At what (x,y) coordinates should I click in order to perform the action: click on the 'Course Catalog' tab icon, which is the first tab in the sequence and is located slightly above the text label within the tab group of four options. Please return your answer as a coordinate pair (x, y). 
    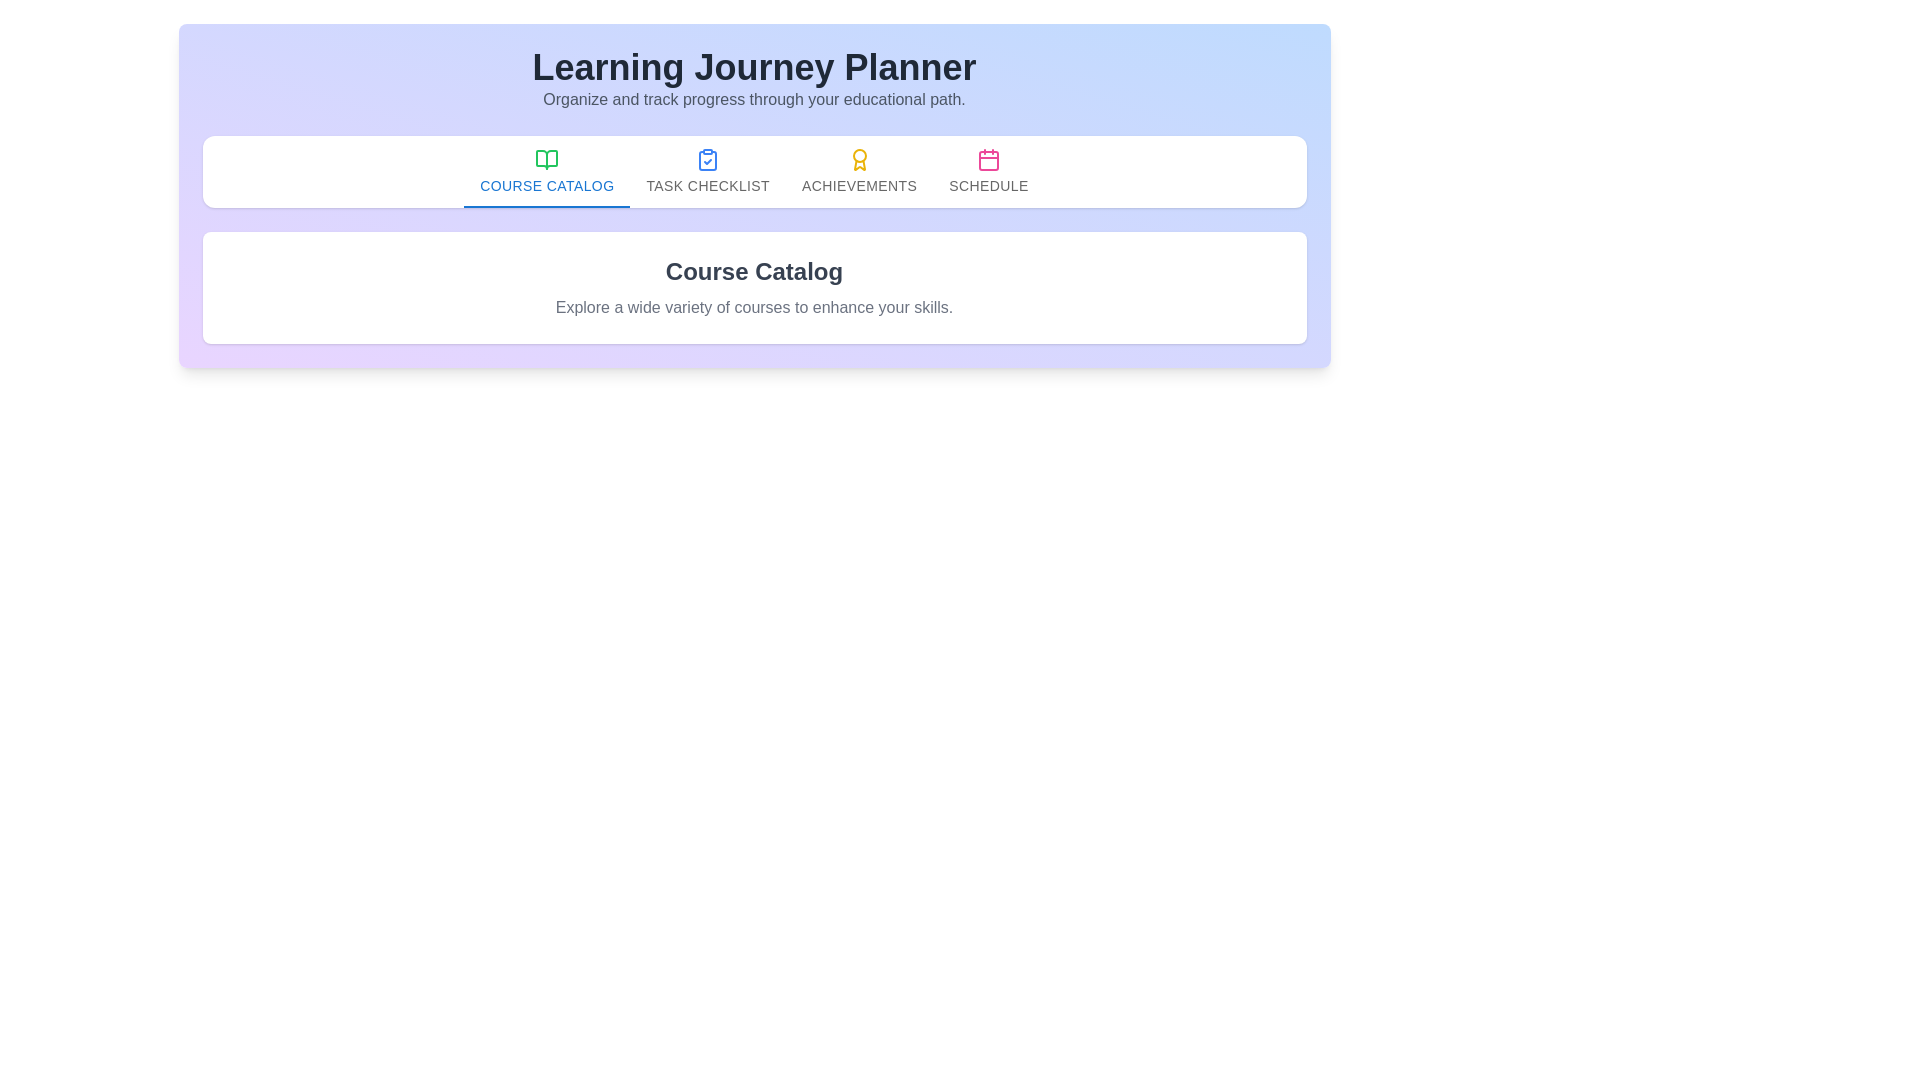
    Looking at the image, I should click on (547, 159).